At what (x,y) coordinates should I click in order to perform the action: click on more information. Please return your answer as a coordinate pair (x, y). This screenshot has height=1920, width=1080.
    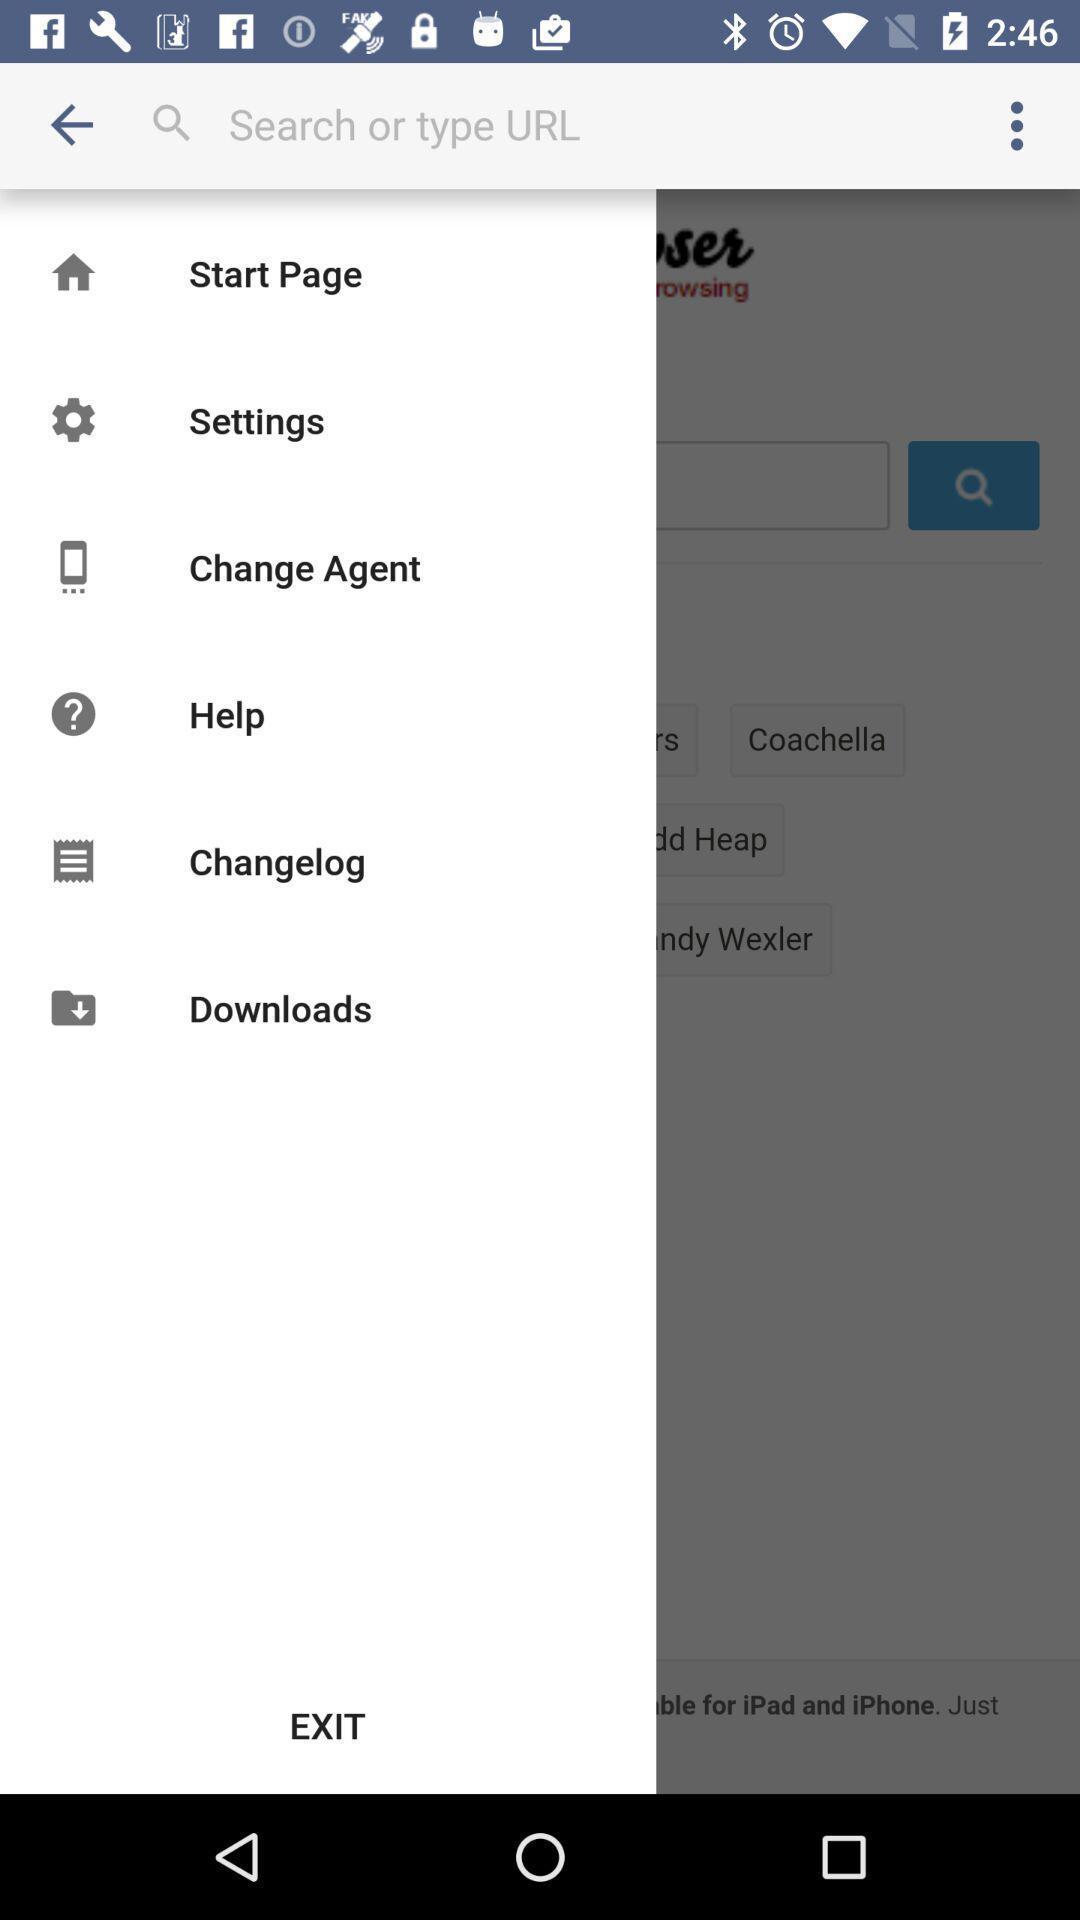
    Looking at the image, I should click on (1017, 124).